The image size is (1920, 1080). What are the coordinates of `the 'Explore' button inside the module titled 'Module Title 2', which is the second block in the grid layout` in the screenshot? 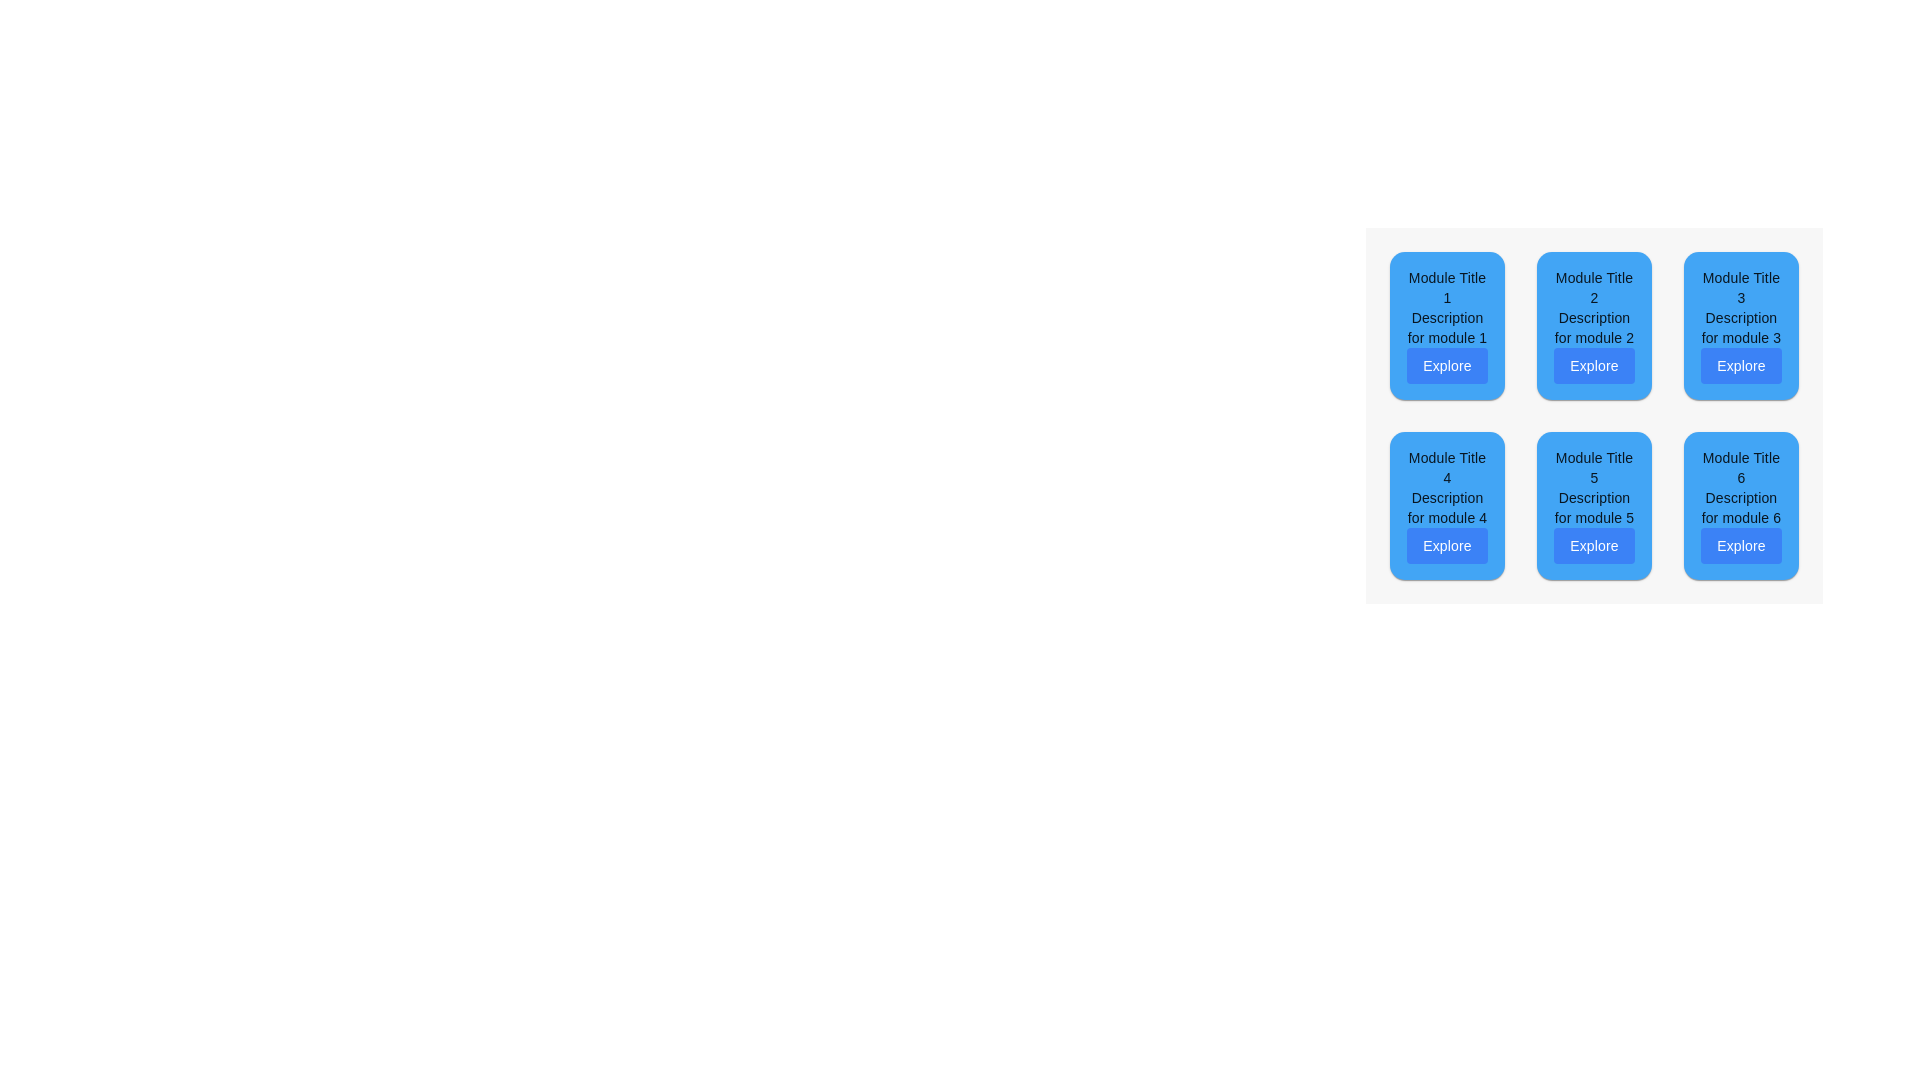 It's located at (1577, 400).